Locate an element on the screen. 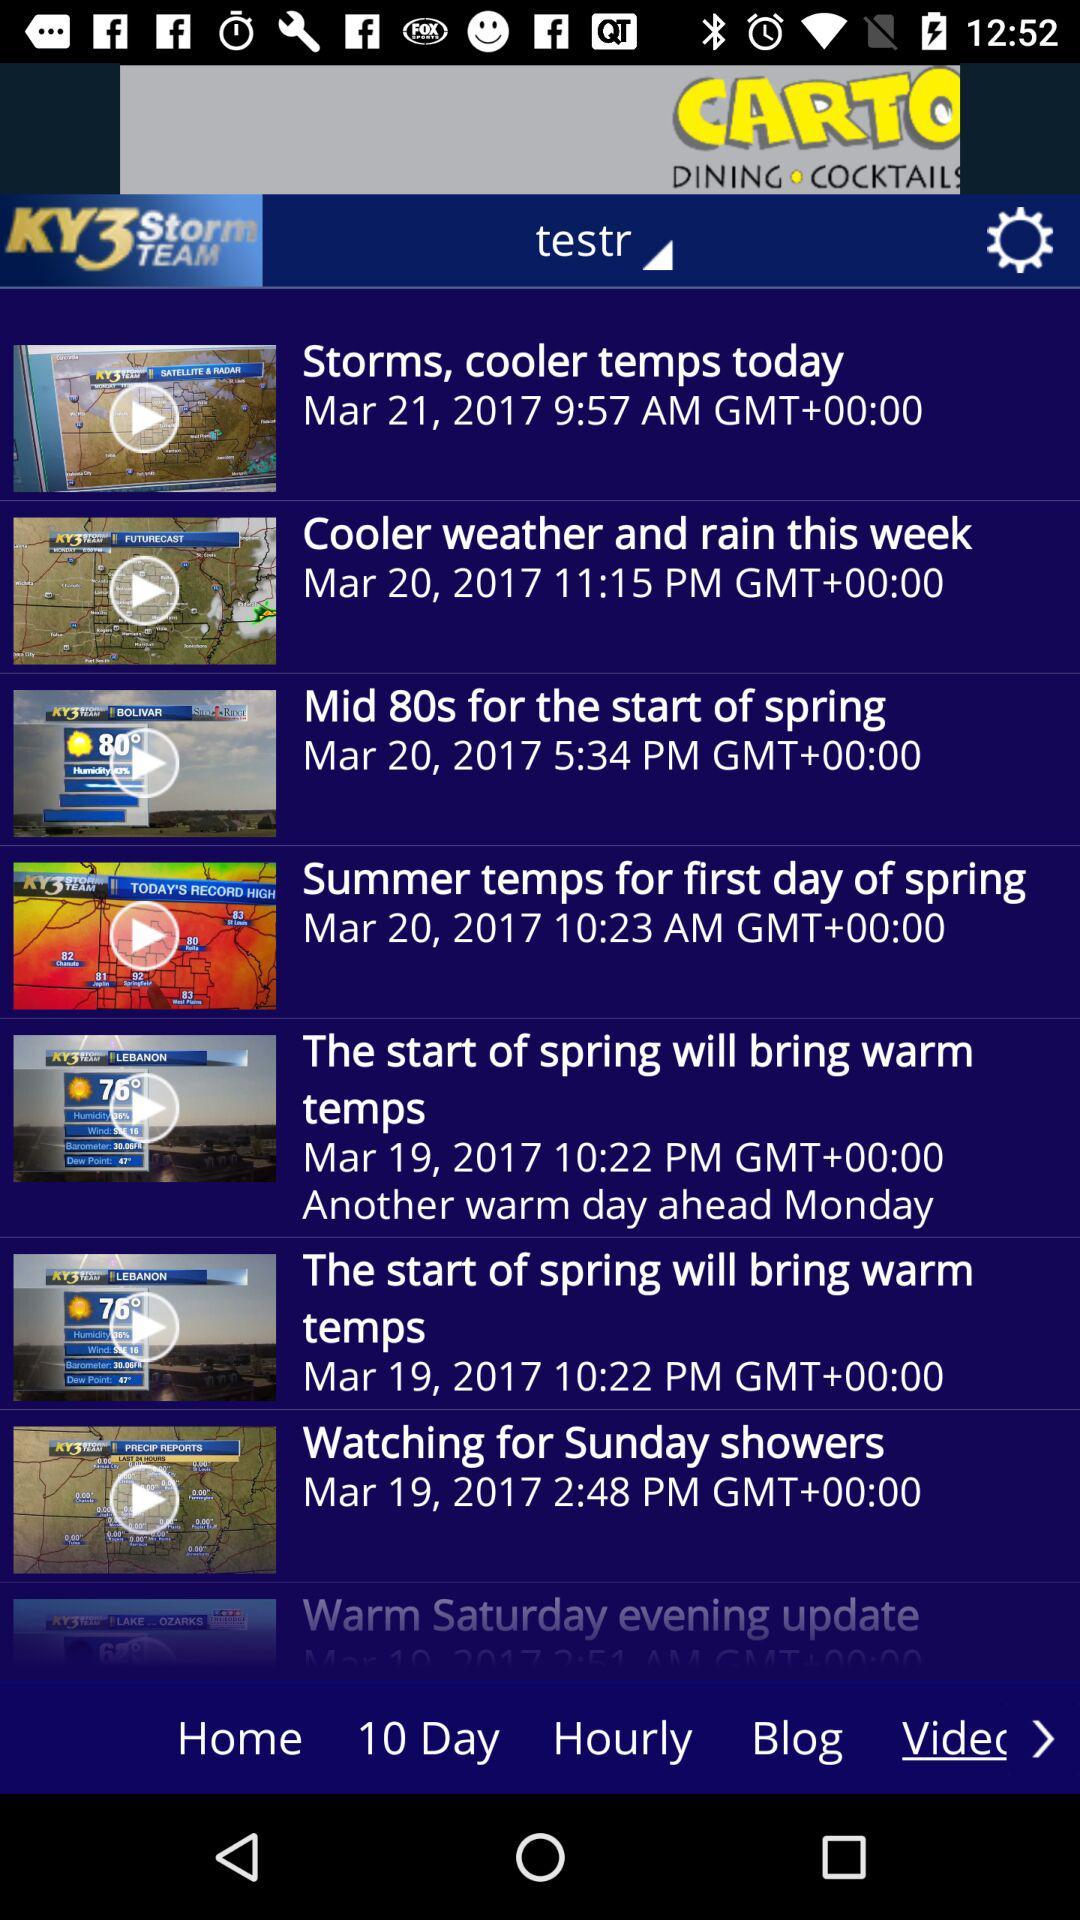  the arrow_forward icon is located at coordinates (1042, 1737).